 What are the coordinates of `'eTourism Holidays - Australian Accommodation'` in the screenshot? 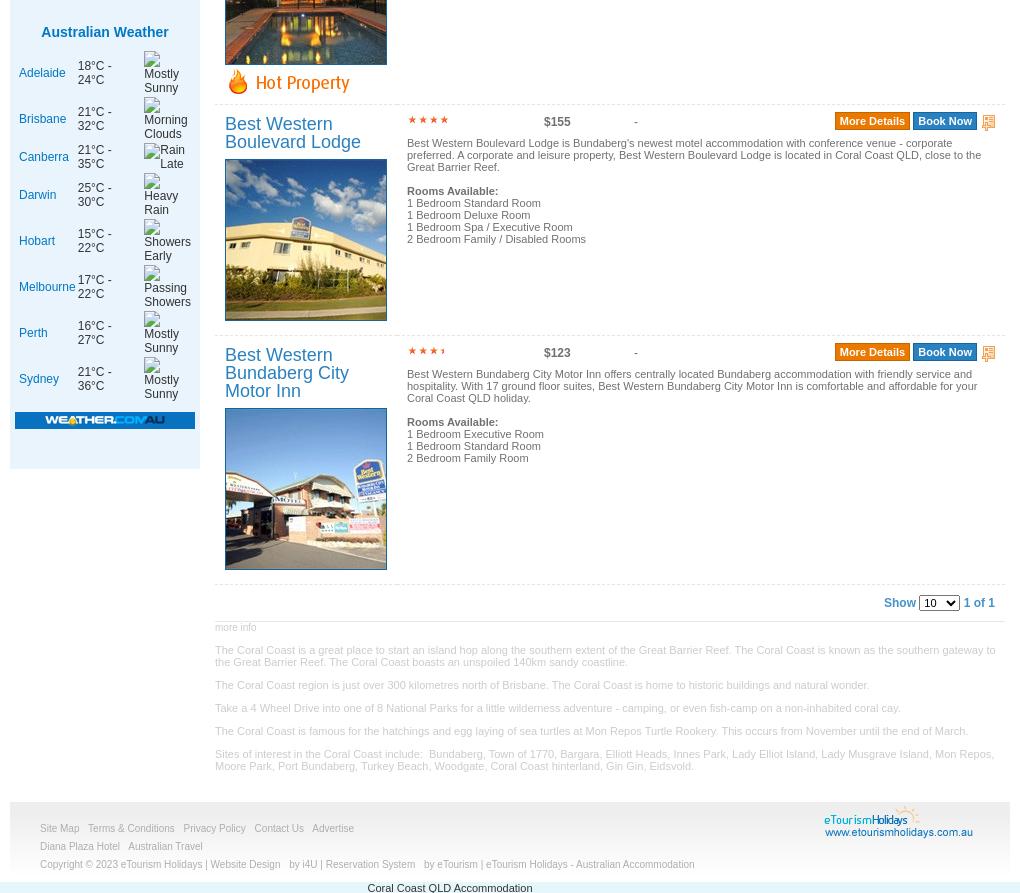 It's located at (589, 863).